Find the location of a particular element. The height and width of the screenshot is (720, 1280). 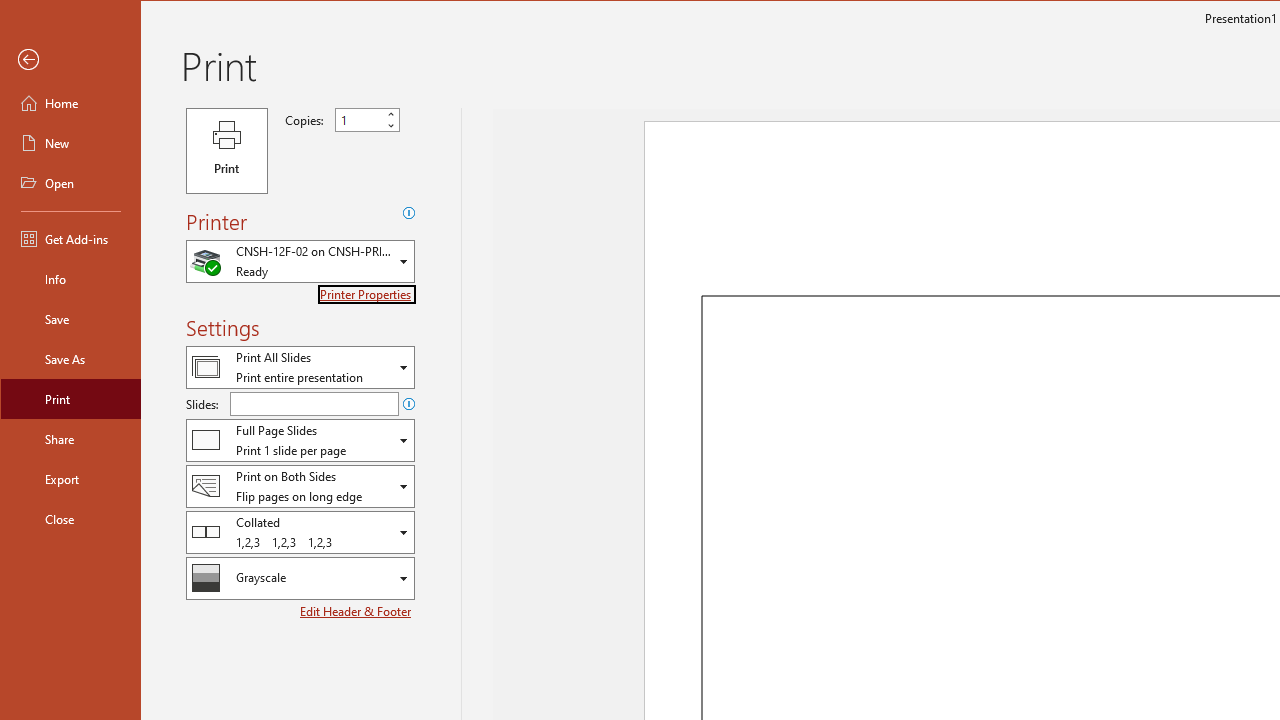

'Collation' is located at coordinates (299, 531).